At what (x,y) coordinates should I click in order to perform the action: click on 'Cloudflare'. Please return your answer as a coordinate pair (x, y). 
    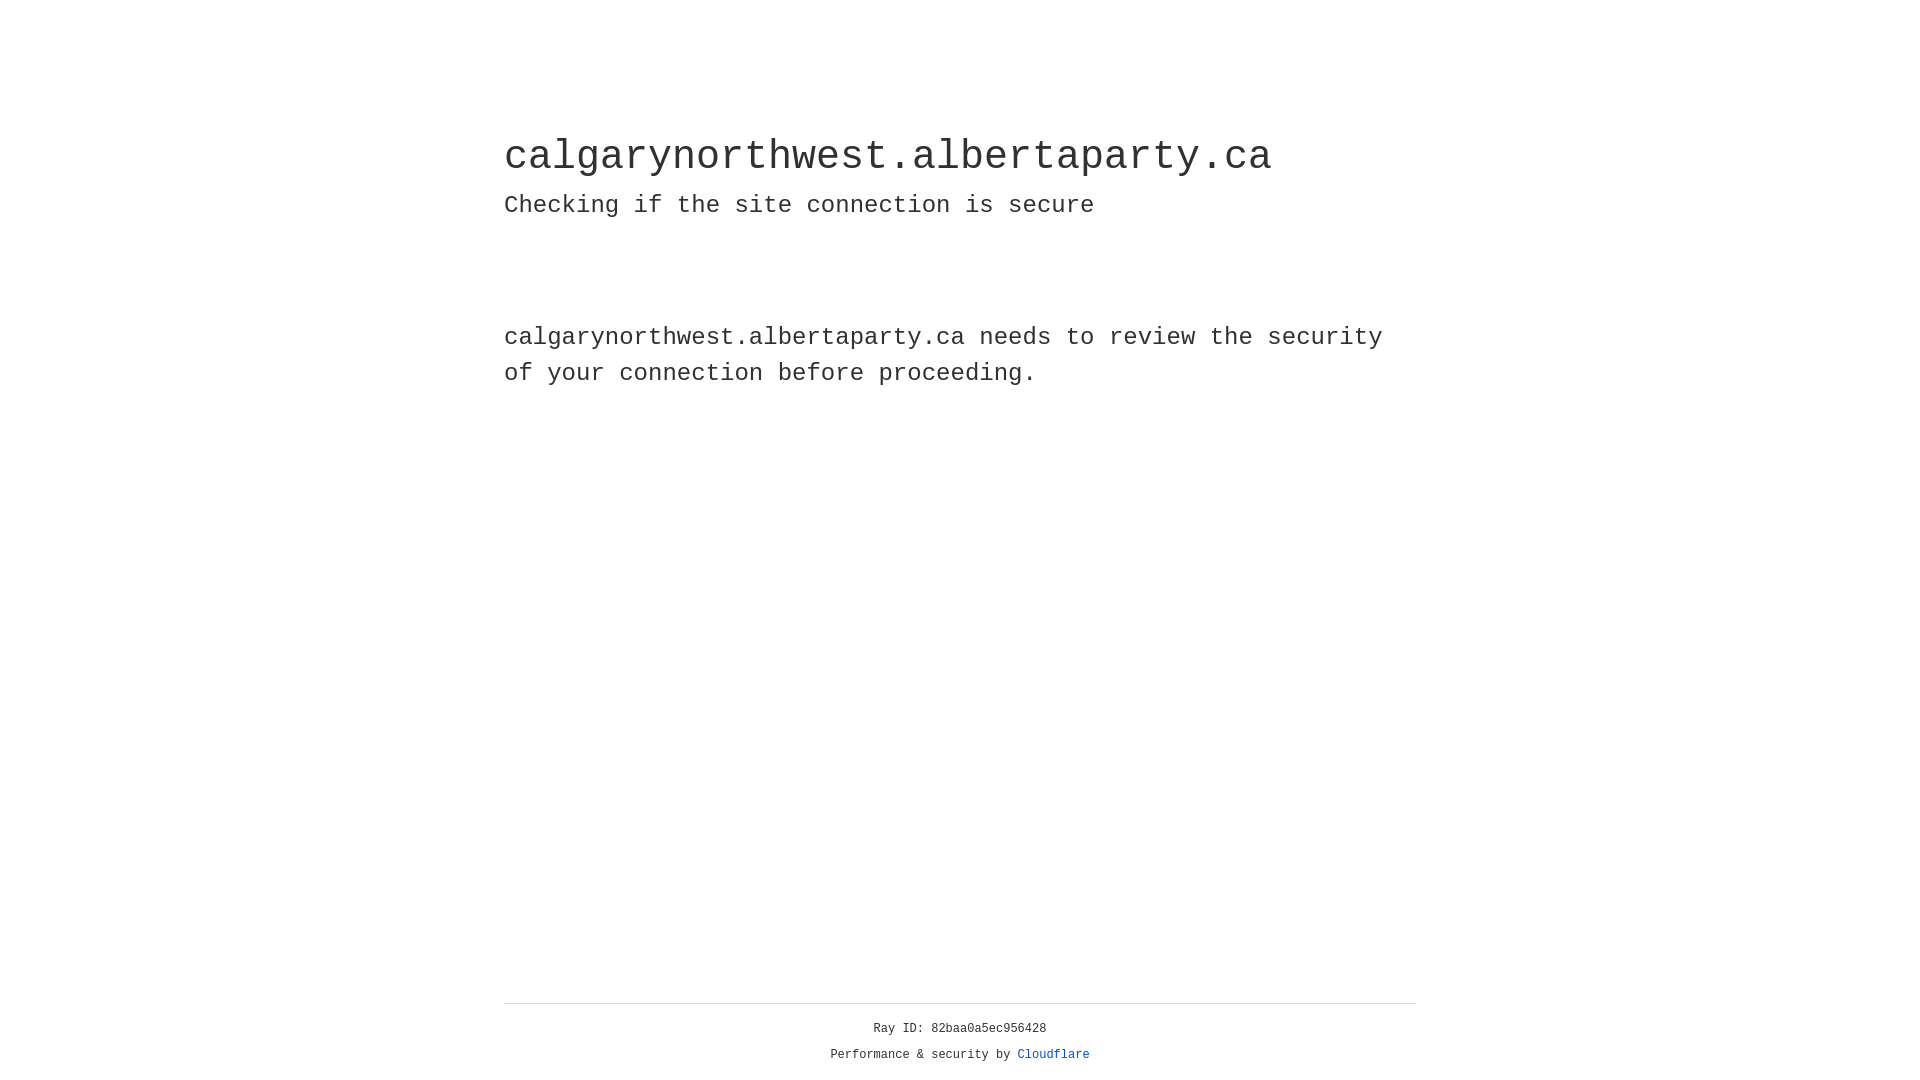
    Looking at the image, I should click on (1053, 1054).